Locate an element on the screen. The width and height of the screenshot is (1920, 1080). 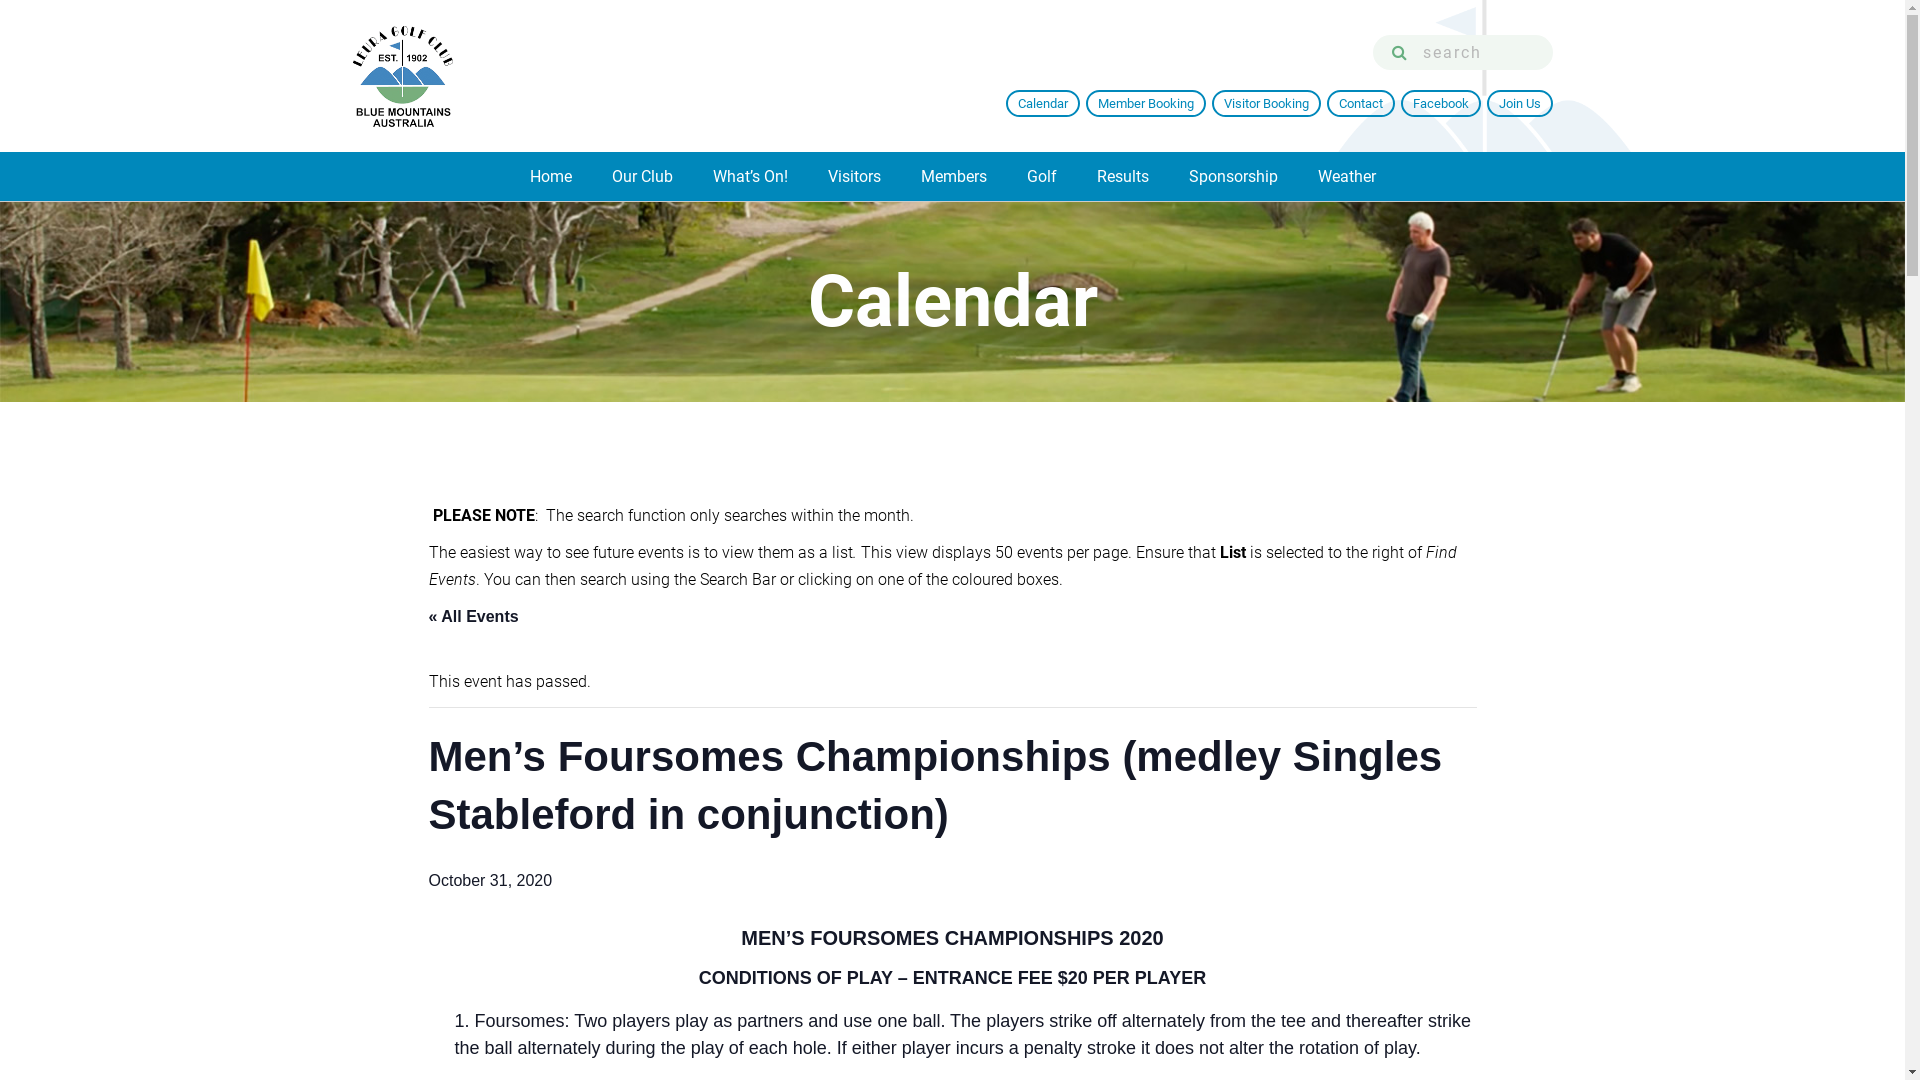
'Home' is located at coordinates (551, 175).